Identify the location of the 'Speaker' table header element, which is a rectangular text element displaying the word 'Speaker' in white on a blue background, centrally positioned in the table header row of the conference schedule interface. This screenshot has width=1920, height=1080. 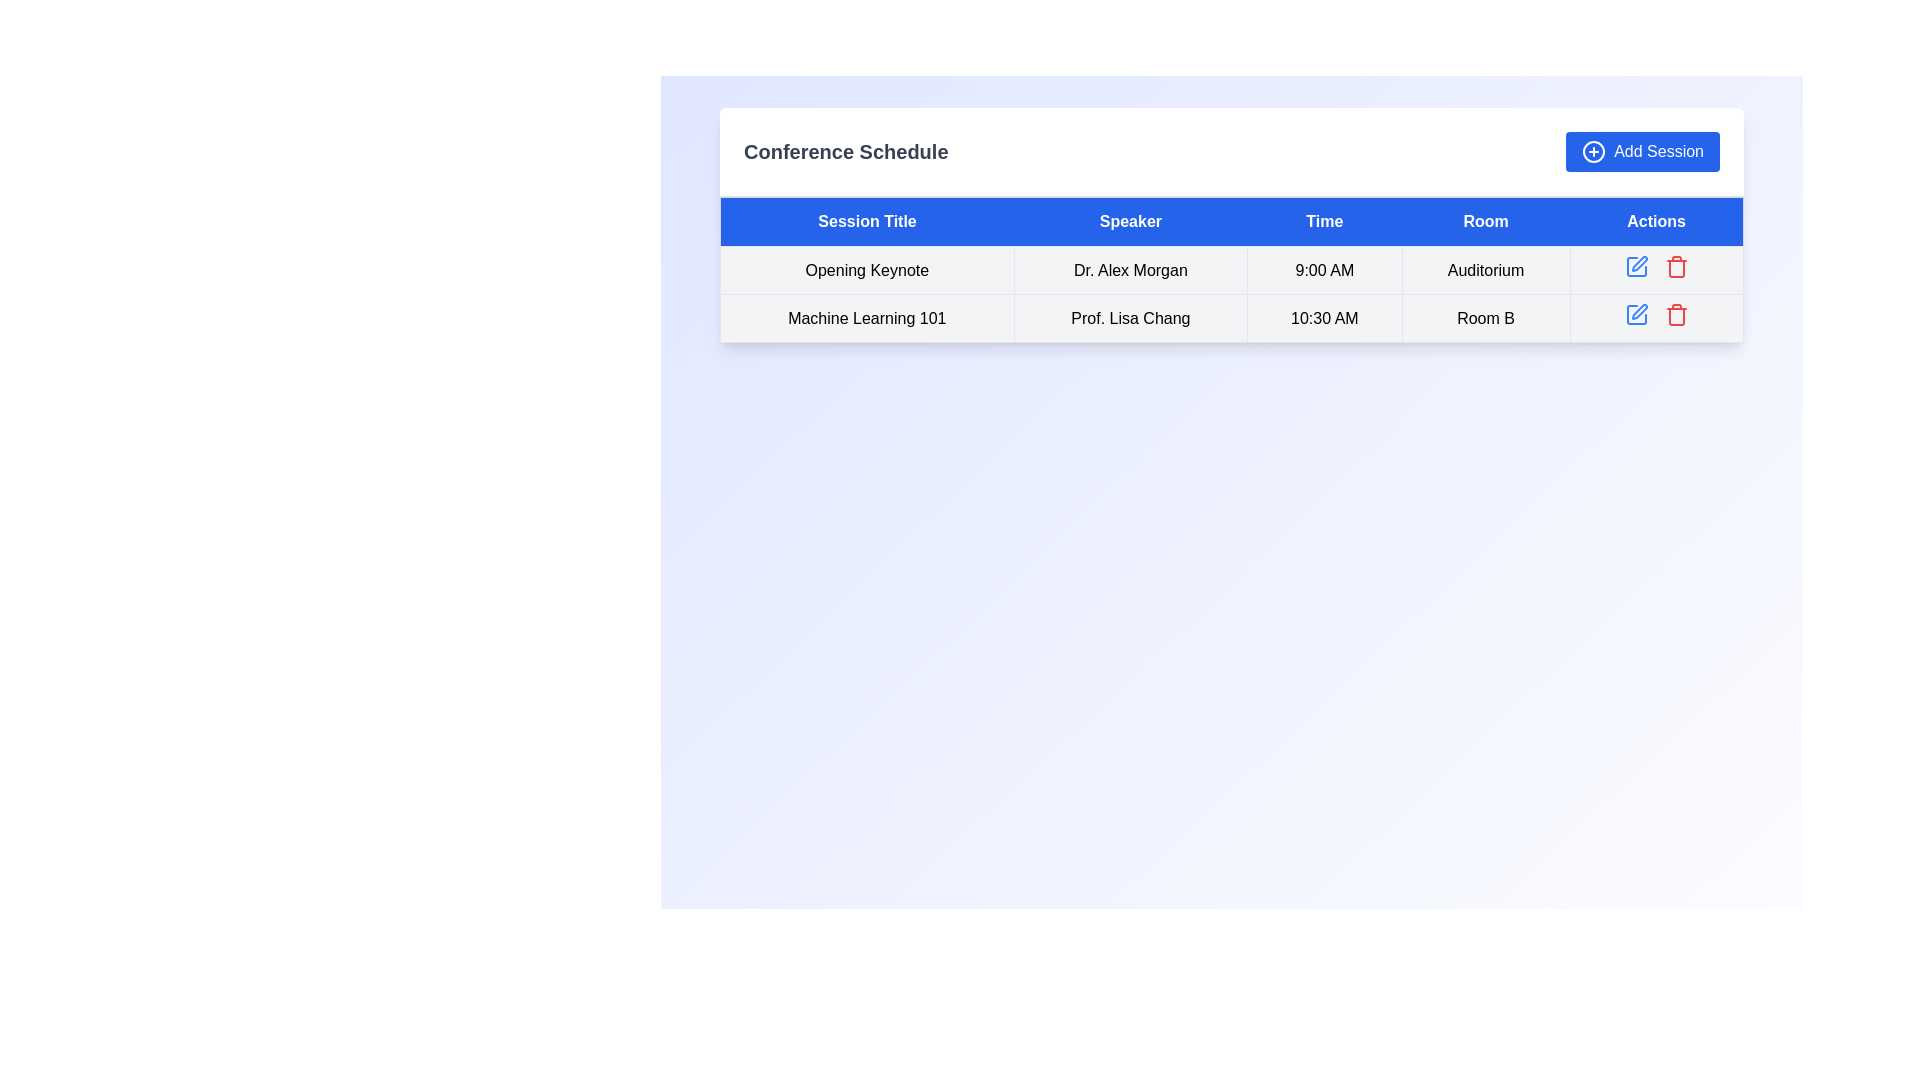
(1130, 222).